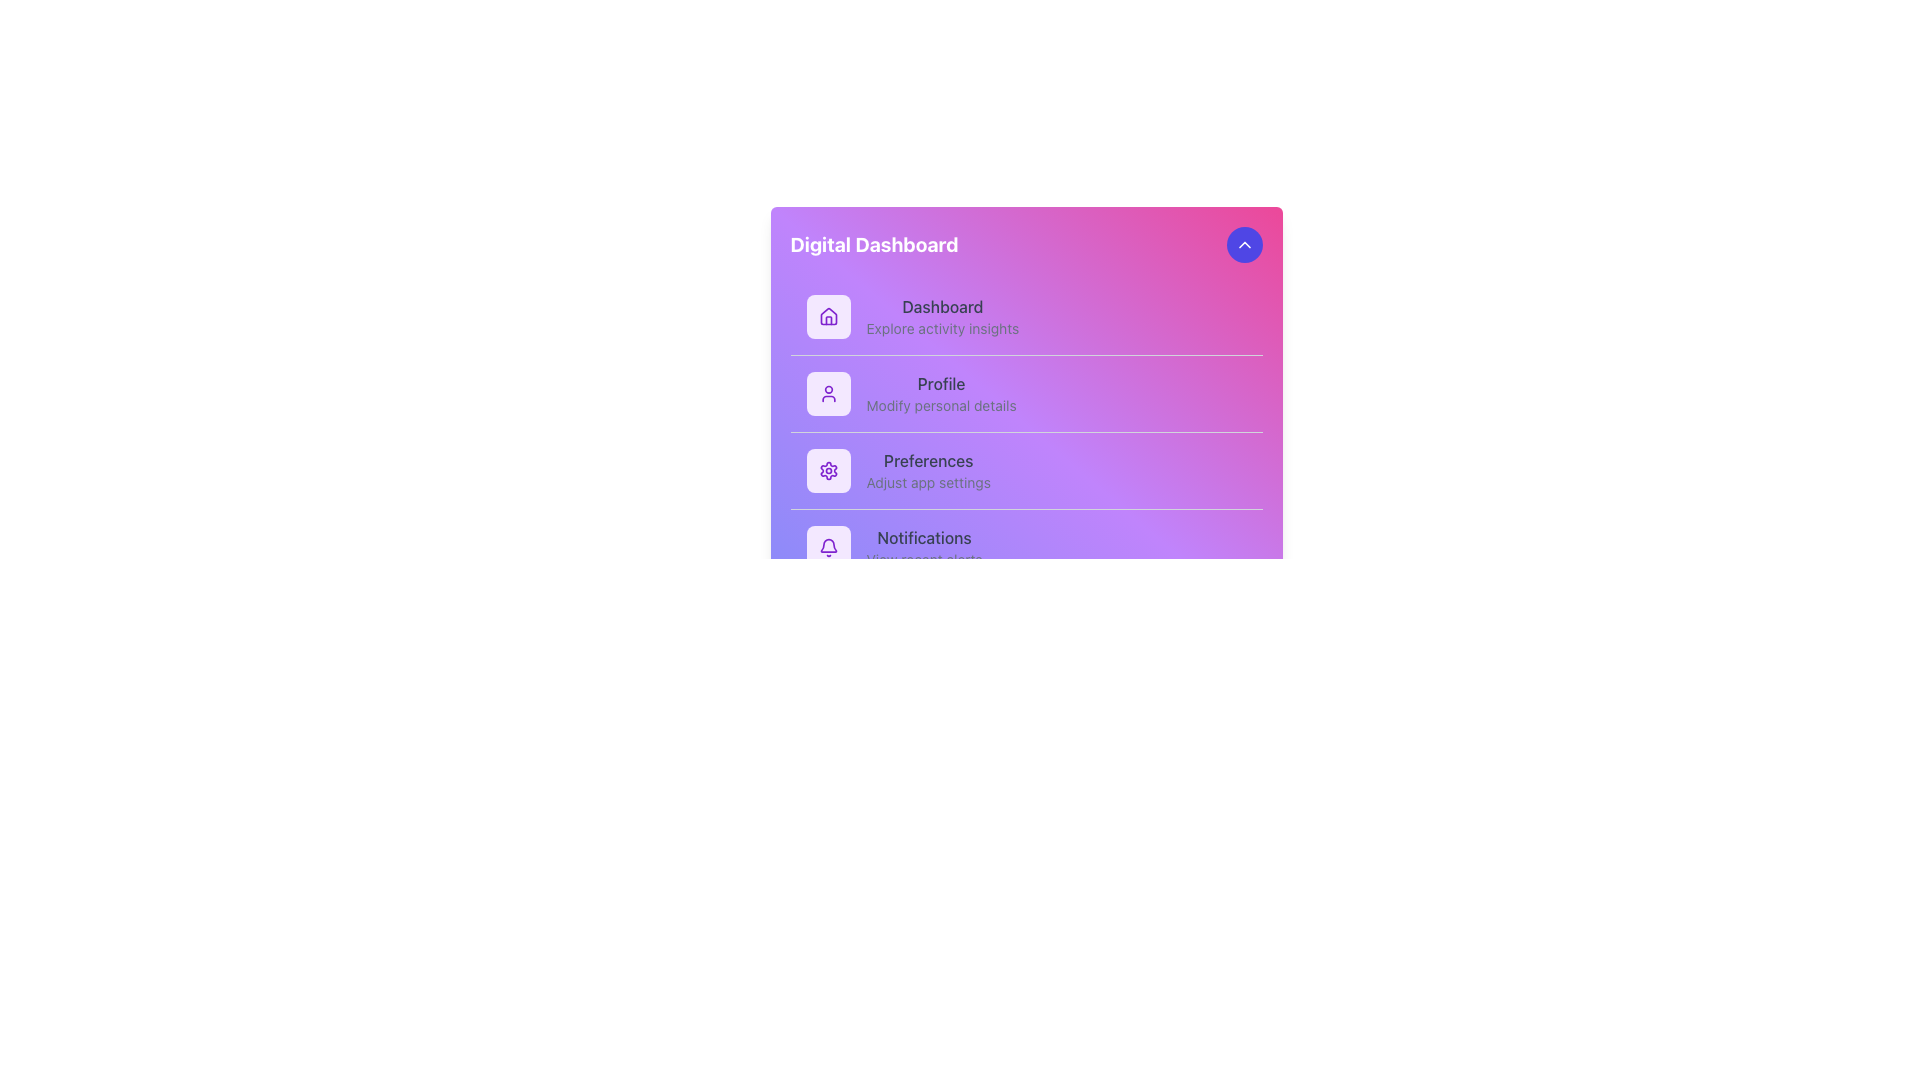 The width and height of the screenshot is (1920, 1080). What do you see at coordinates (1026, 425) in the screenshot?
I see `the central navigation panel located below the title bar` at bounding box center [1026, 425].